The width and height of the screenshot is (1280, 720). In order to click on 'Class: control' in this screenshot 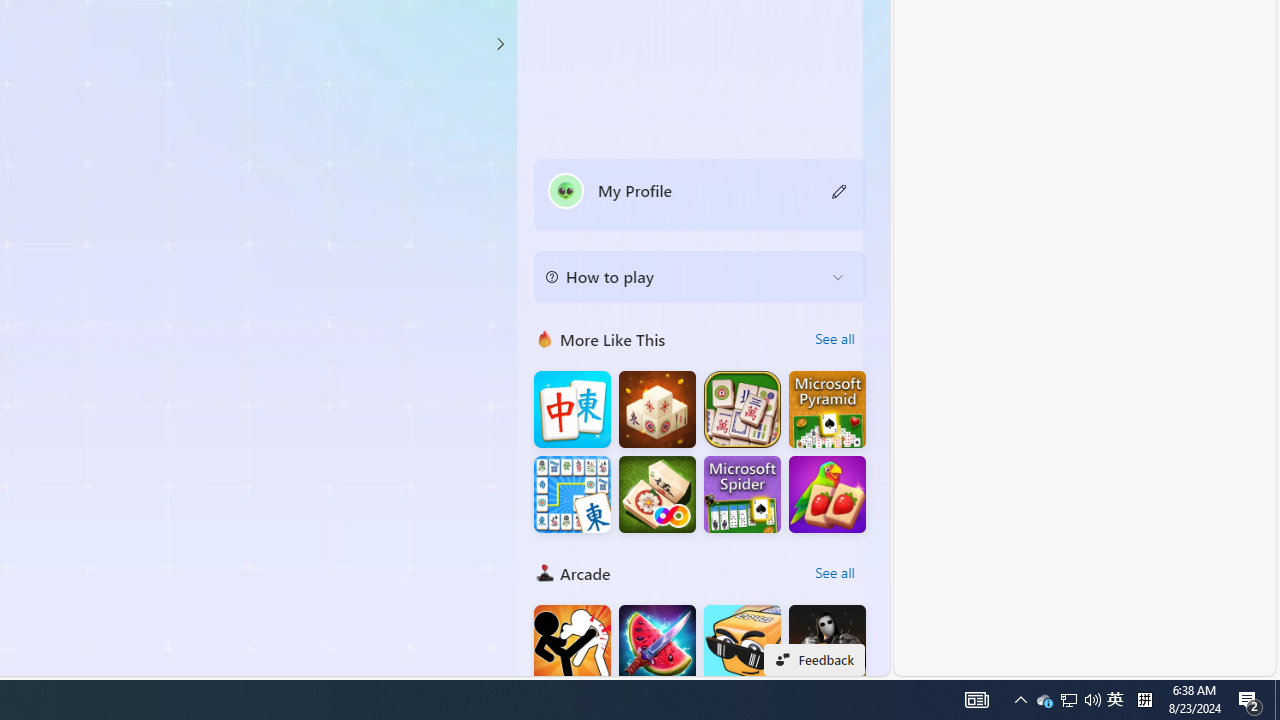, I will do `click(499, 43)`.